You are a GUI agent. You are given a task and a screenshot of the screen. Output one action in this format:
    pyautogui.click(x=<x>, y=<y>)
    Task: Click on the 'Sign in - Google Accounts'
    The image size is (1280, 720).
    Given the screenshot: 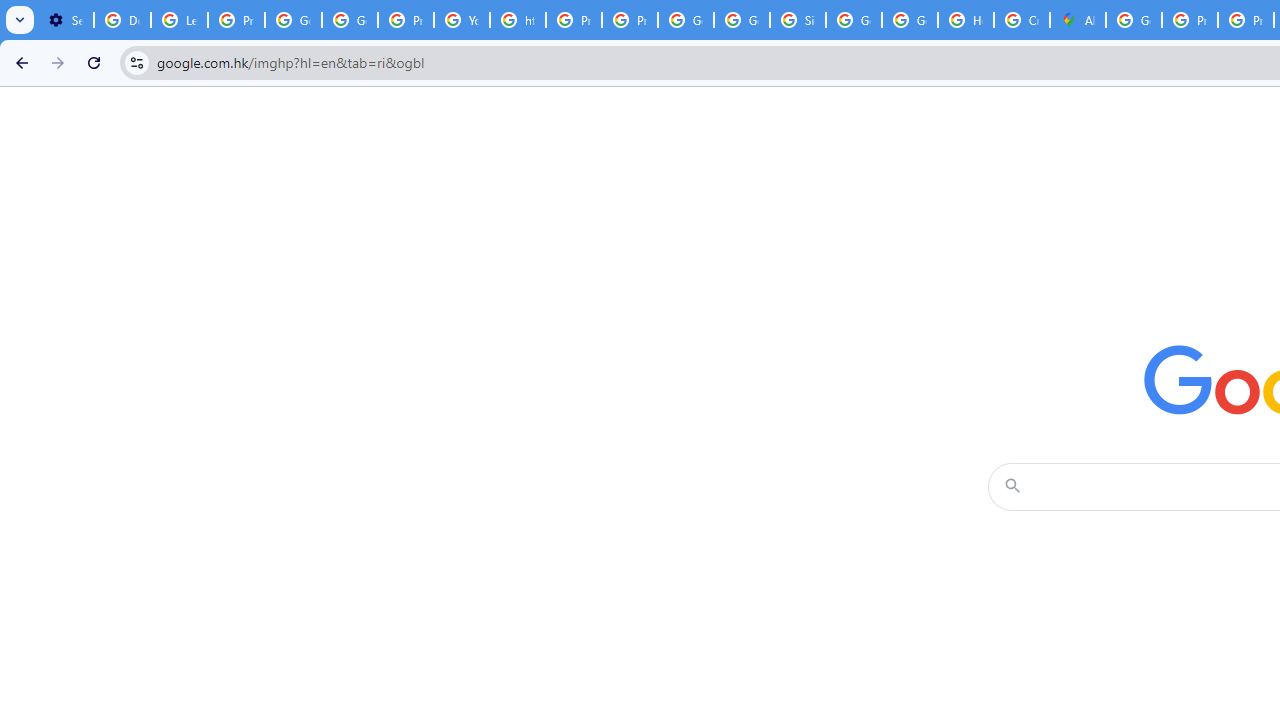 What is the action you would take?
    pyautogui.click(x=797, y=20)
    